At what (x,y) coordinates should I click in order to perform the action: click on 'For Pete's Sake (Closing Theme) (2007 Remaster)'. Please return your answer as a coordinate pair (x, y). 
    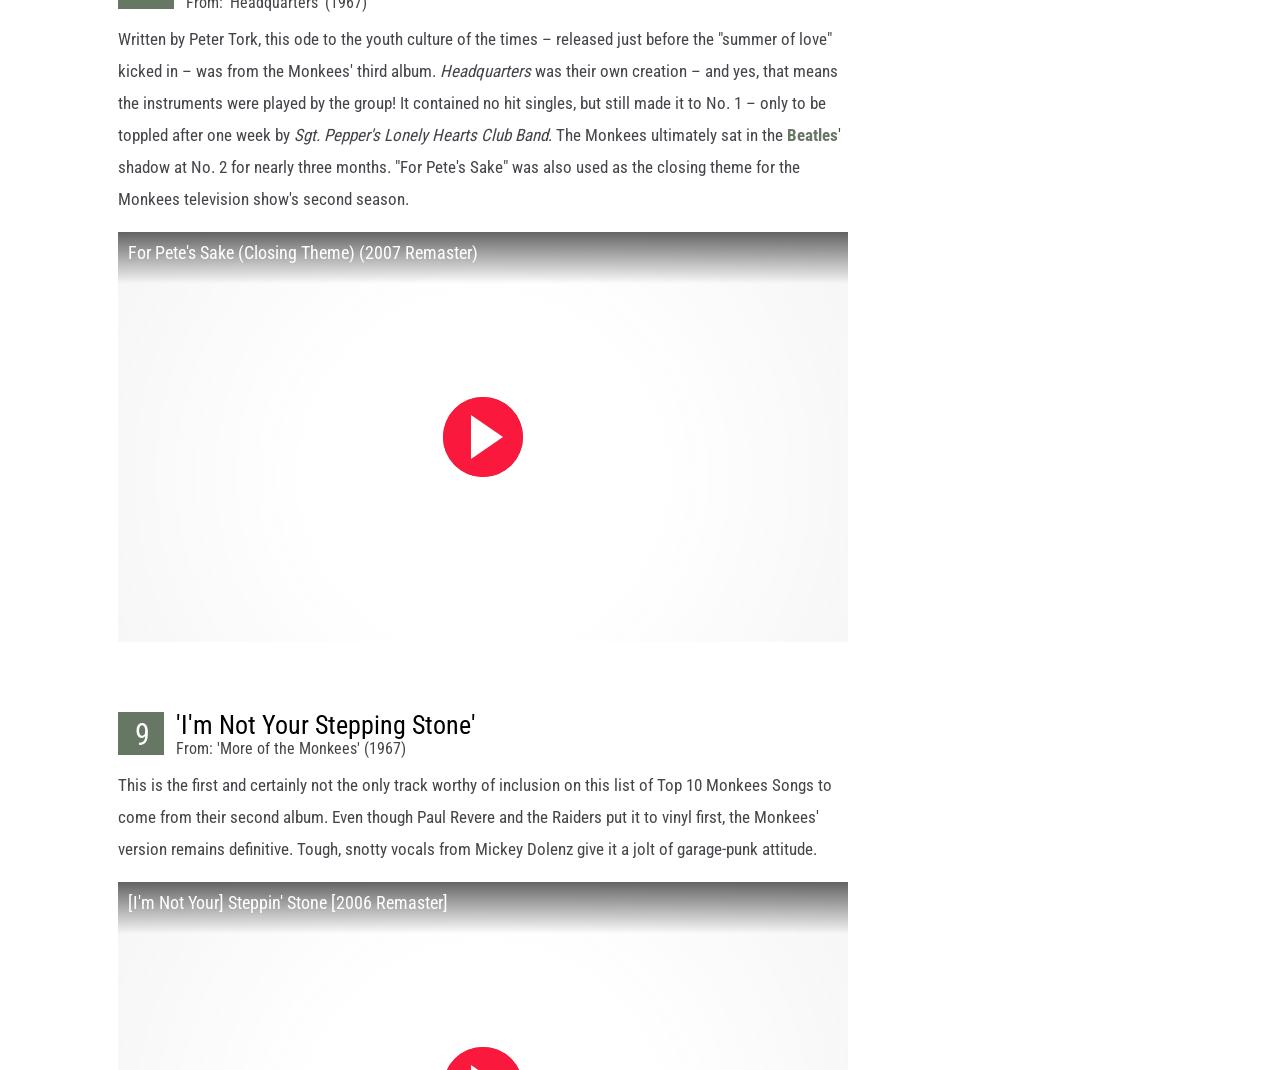
    Looking at the image, I should click on (302, 270).